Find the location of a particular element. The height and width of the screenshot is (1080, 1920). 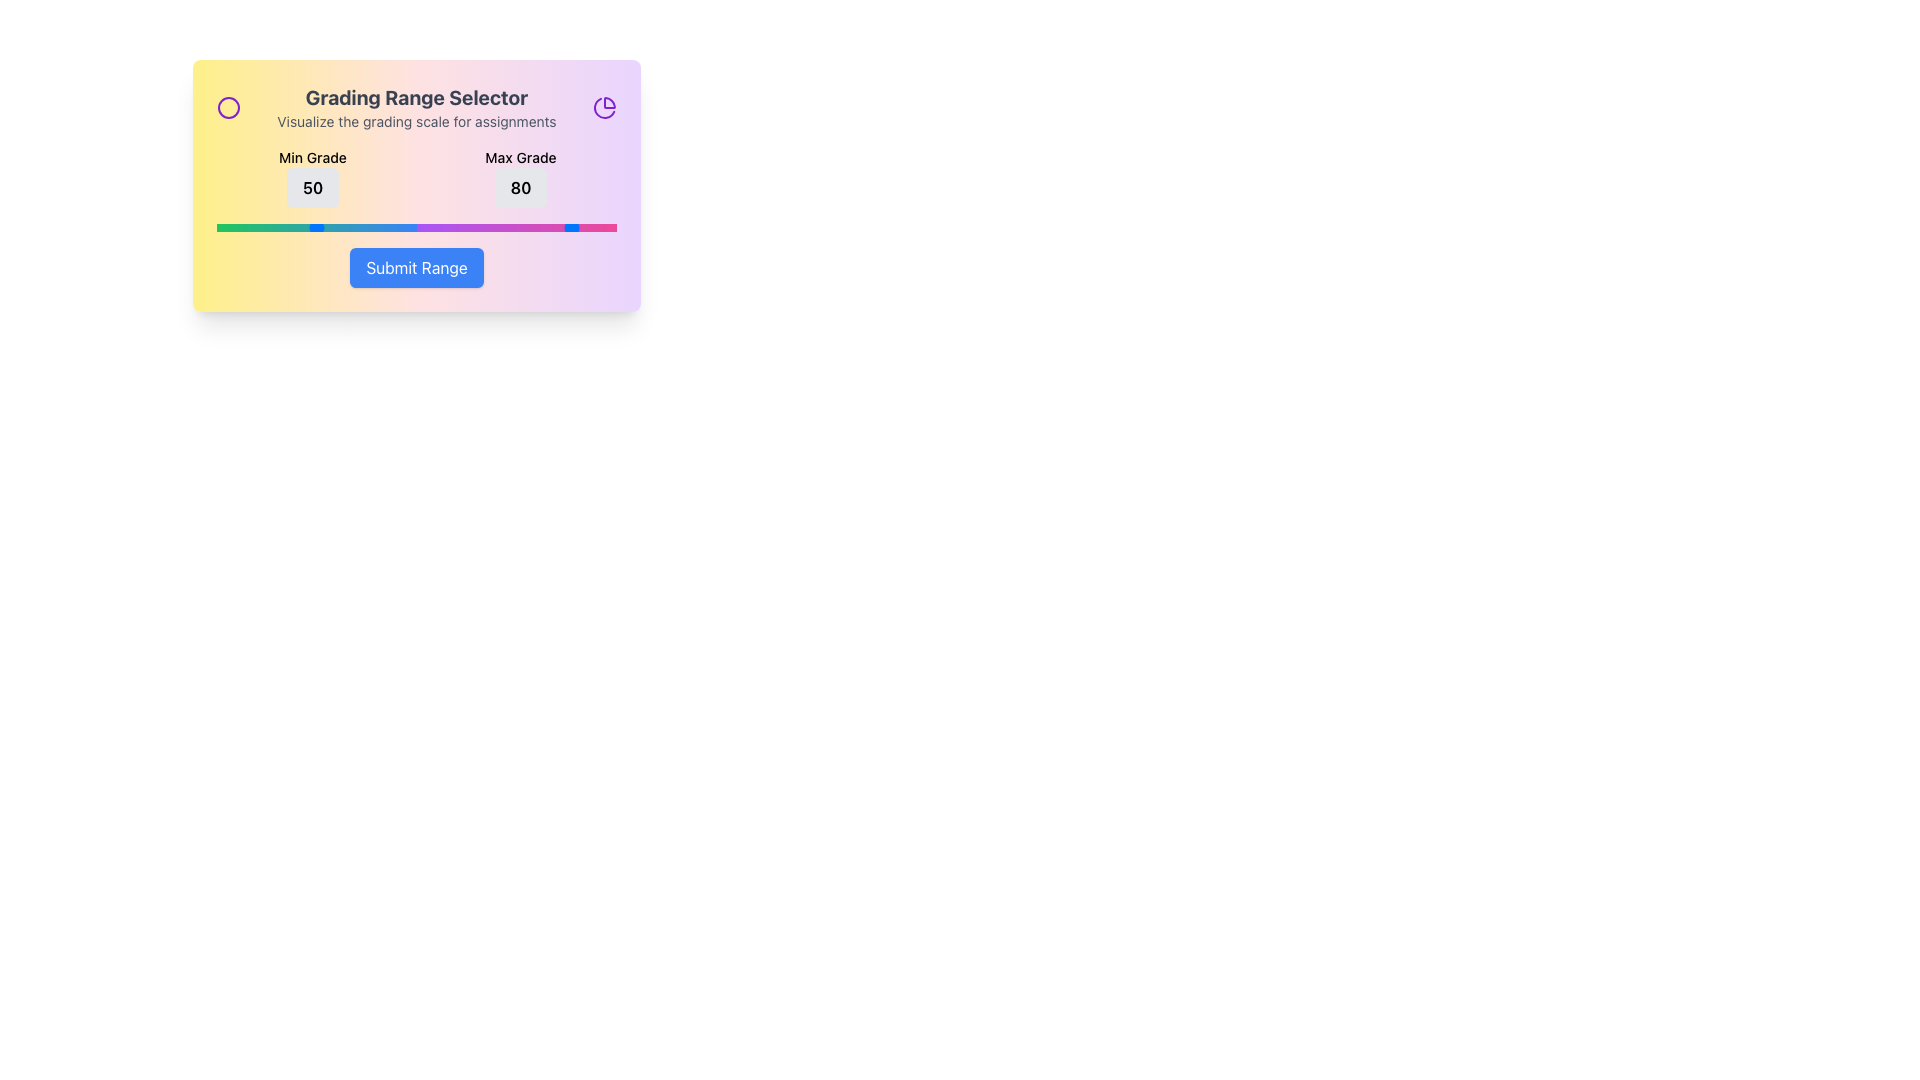

the pie chart icon representing data visualization in the header area of the 'Grading Range Selector' card to focus on it is located at coordinates (603, 108).